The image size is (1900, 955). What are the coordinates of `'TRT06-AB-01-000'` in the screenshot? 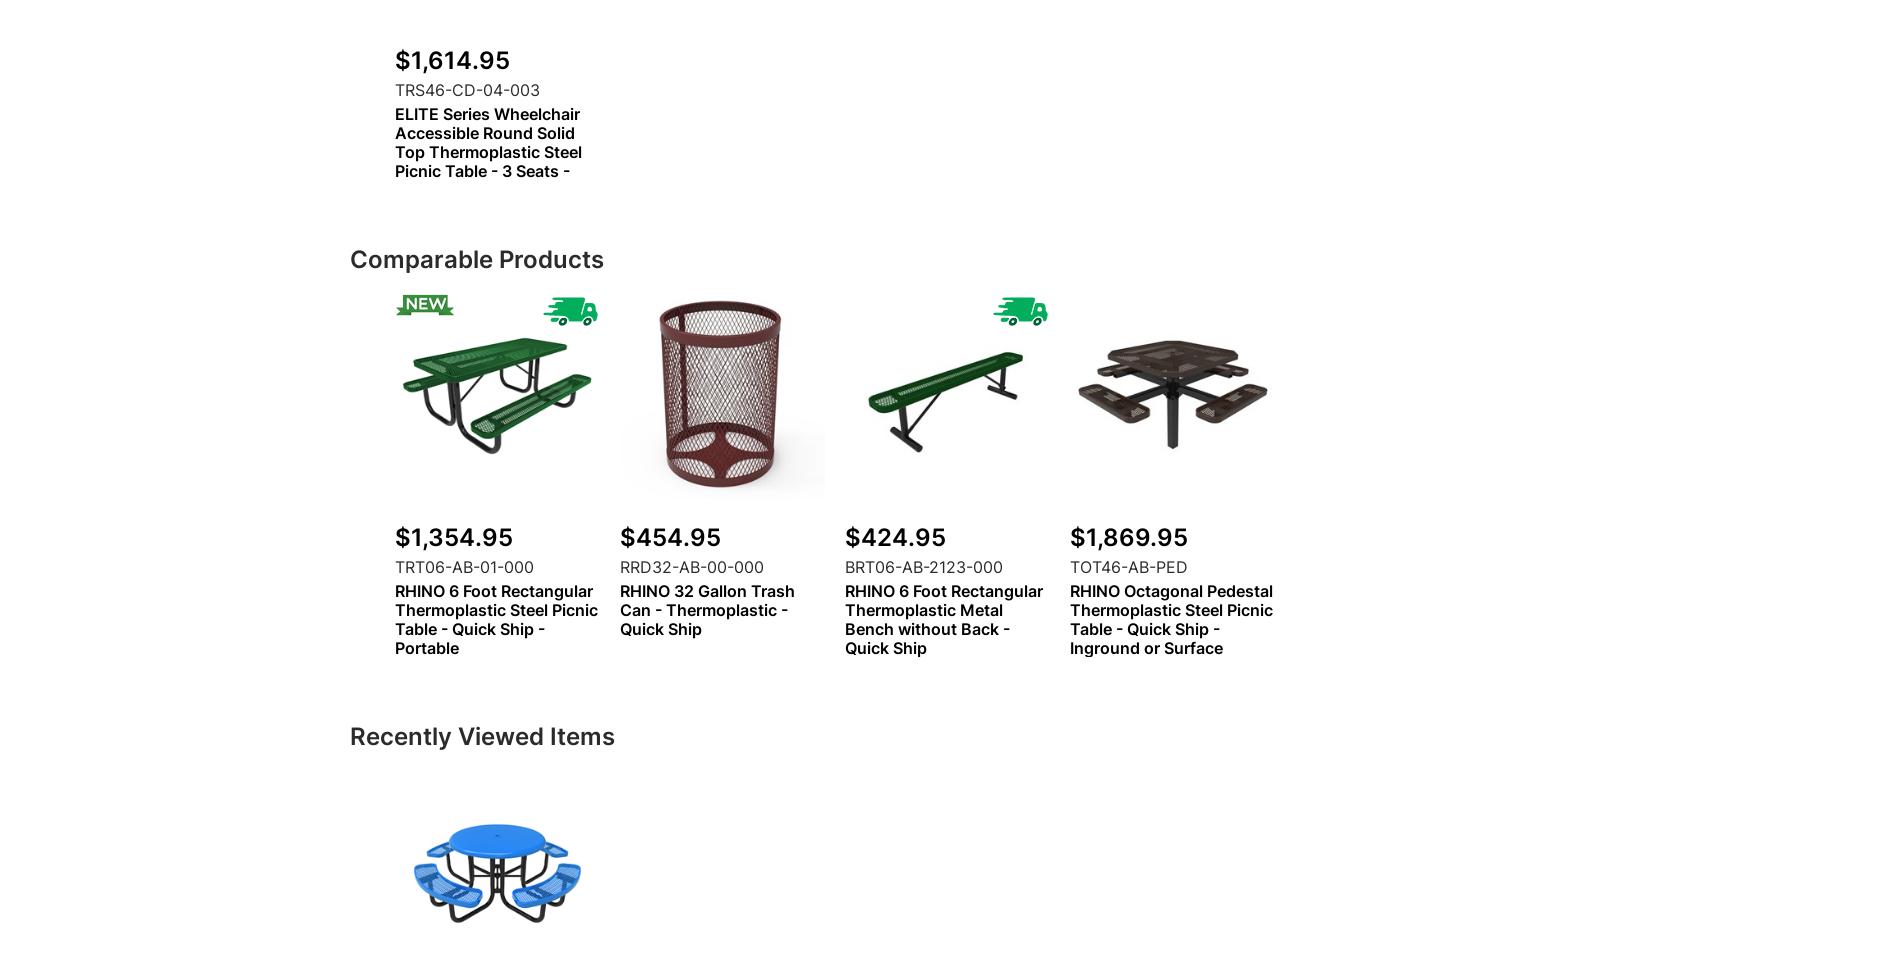 It's located at (463, 566).